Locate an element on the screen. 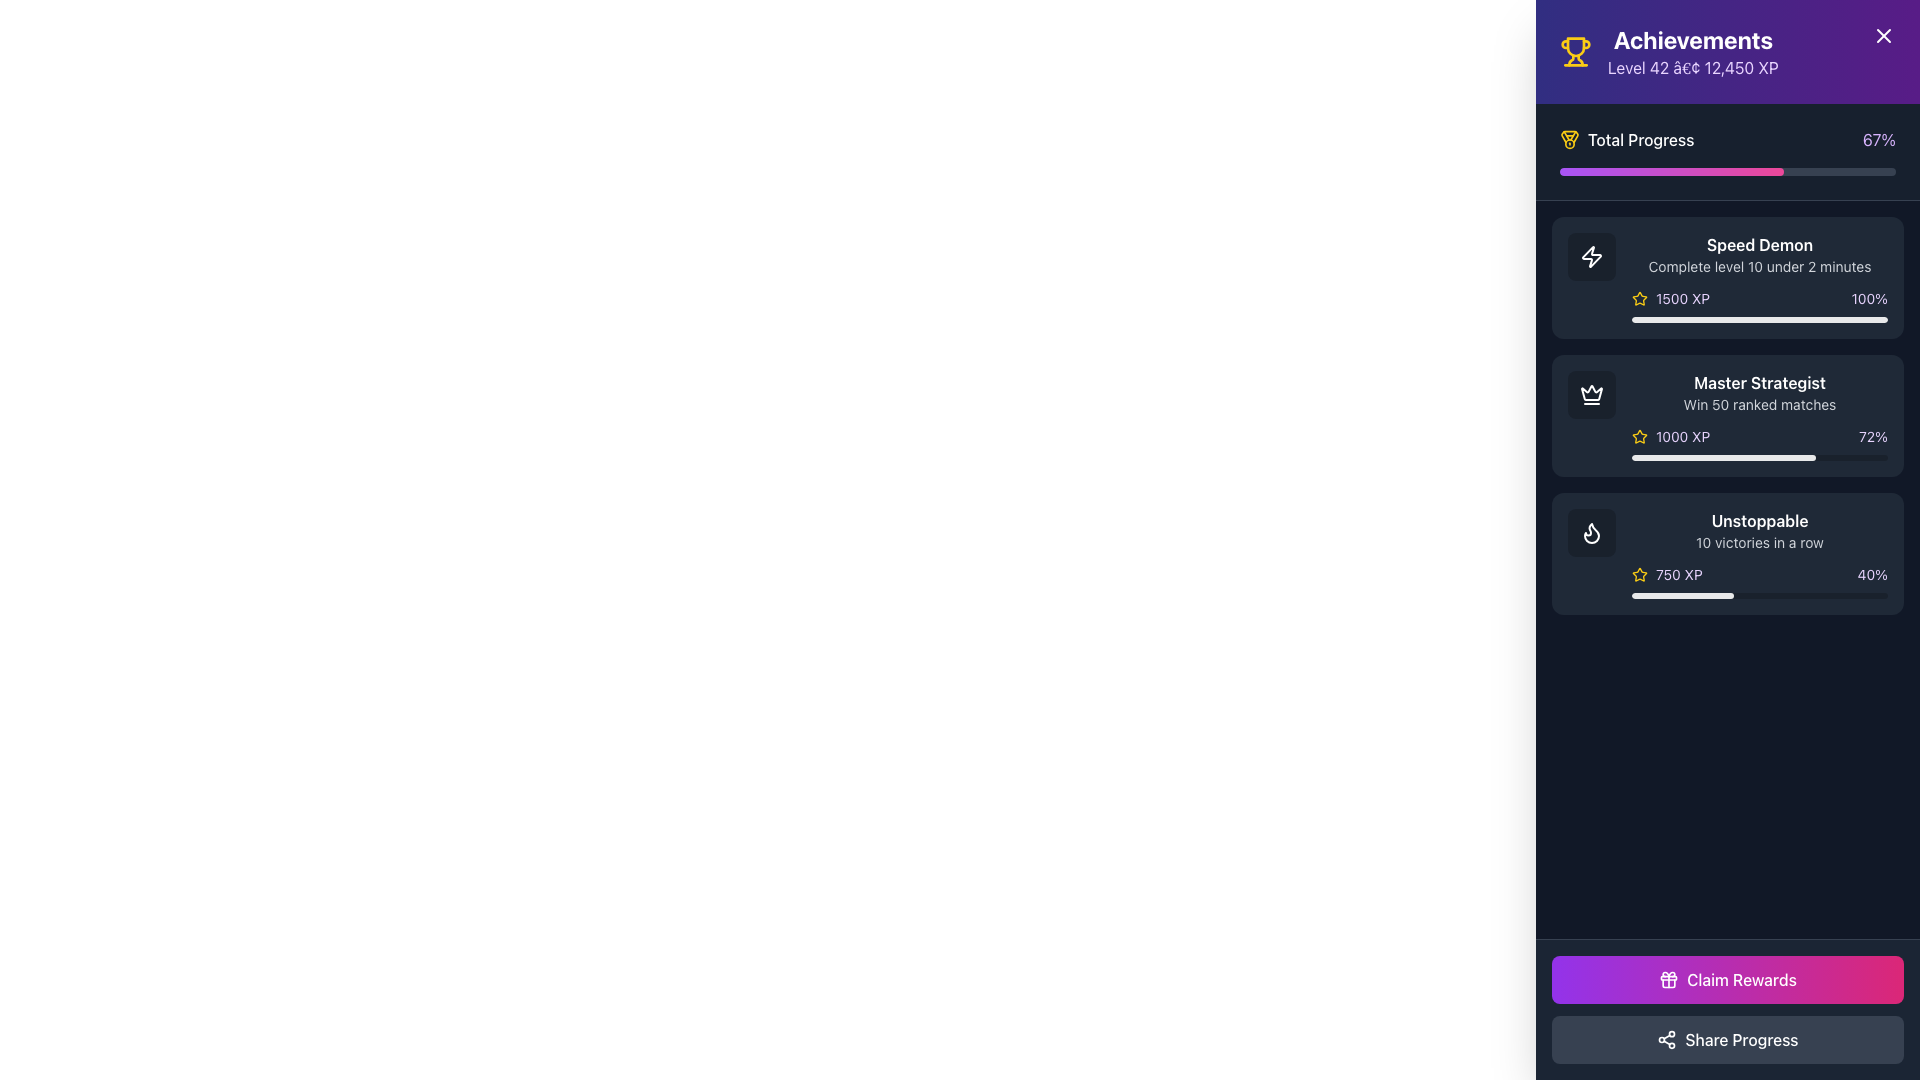 This screenshot has width=1920, height=1080. the progress bar indicating 100% progress located under the 'Speed Demon' achievement description is located at coordinates (1760, 319).